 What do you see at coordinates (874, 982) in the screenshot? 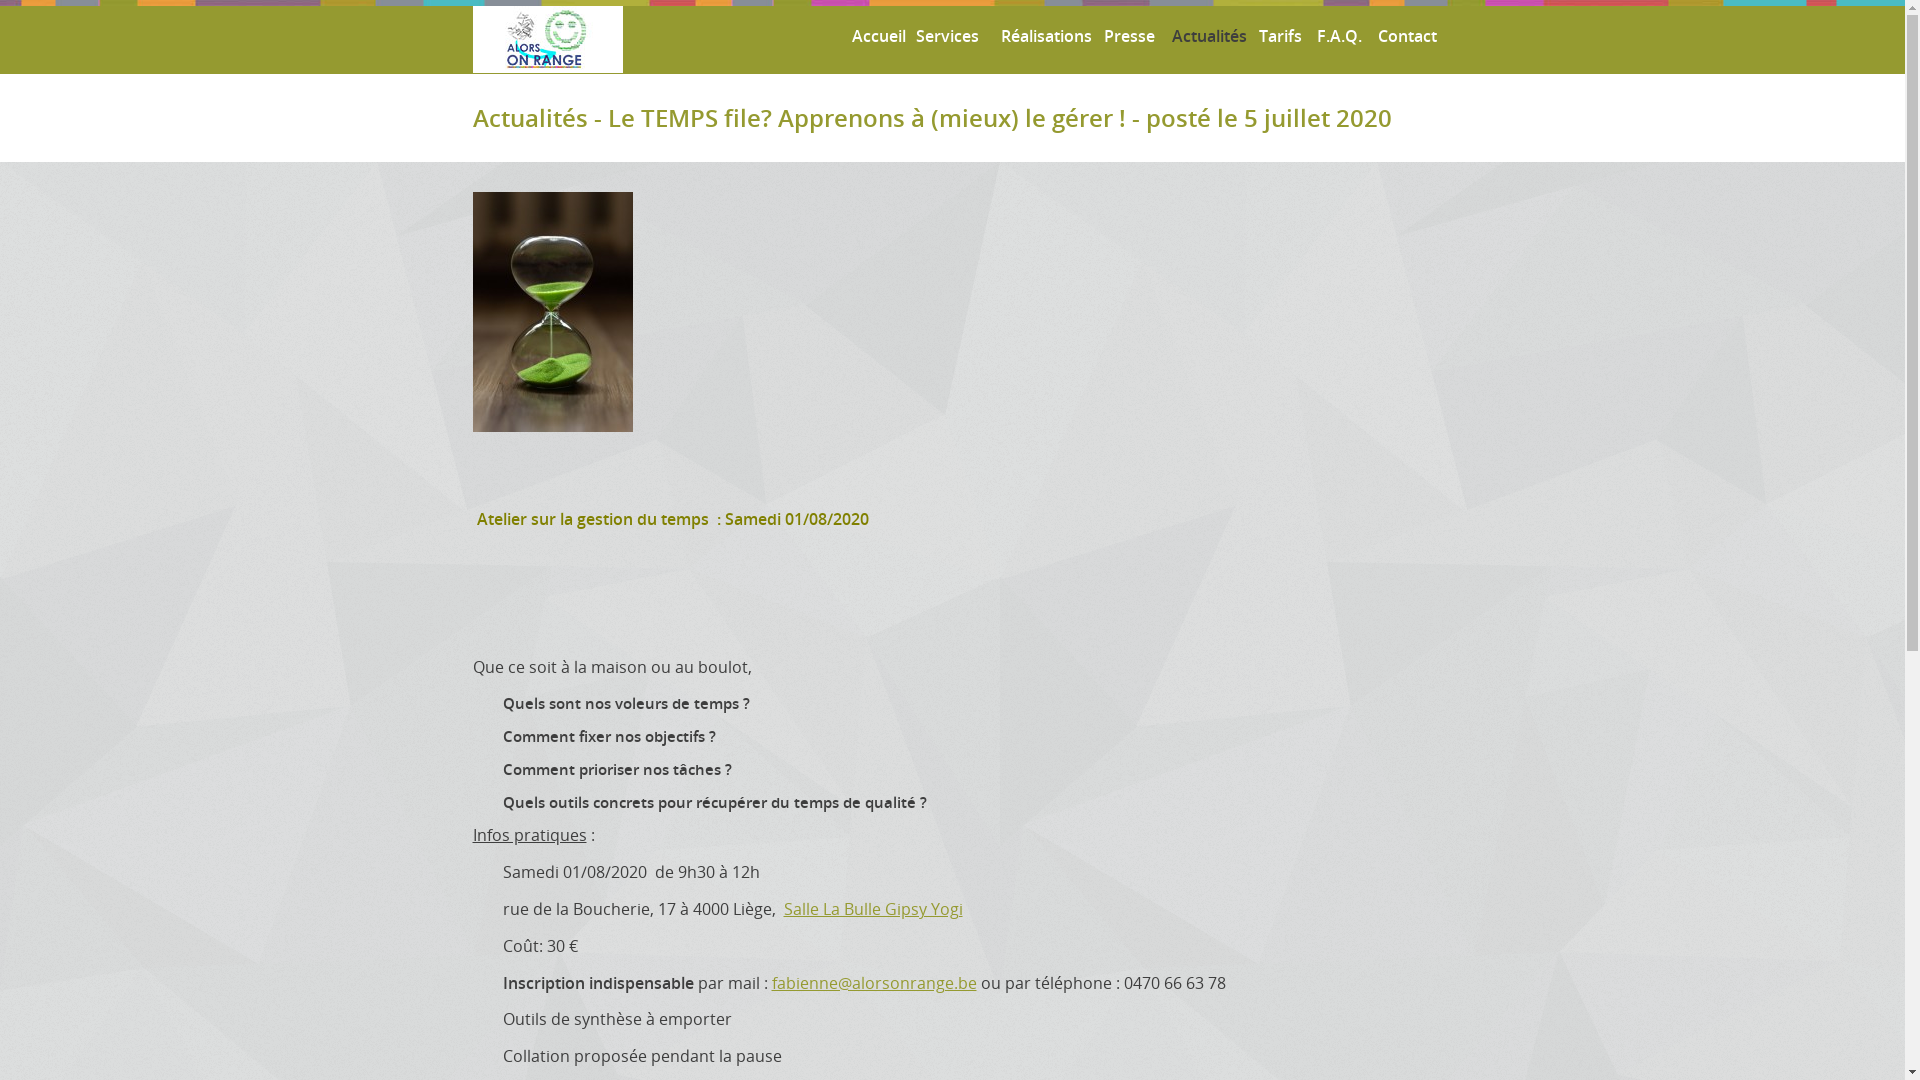
I see `'fabienne@alorsonrange.be'` at bounding box center [874, 982].